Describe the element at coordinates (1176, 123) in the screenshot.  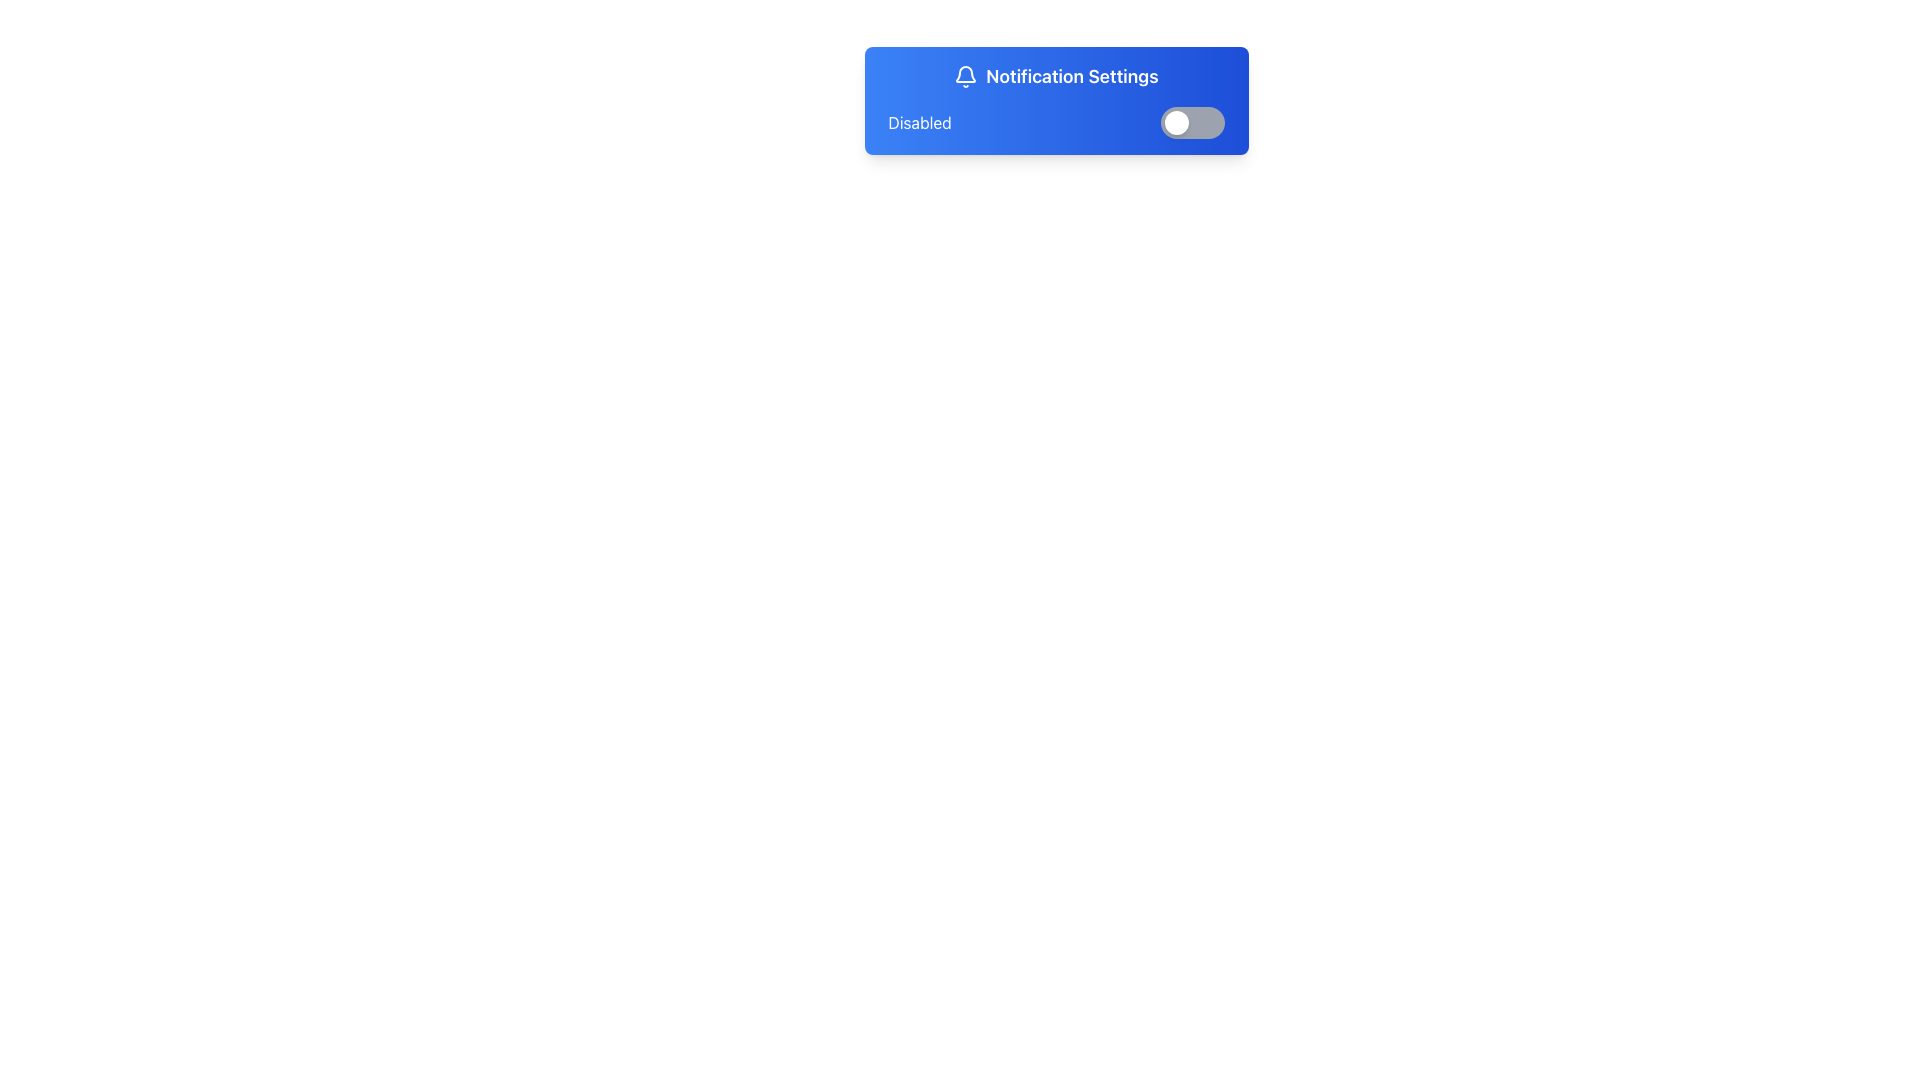
I see `the toggle knob located in the central-right region of the oval-shaped toggle switch for additional feedback` at that location.